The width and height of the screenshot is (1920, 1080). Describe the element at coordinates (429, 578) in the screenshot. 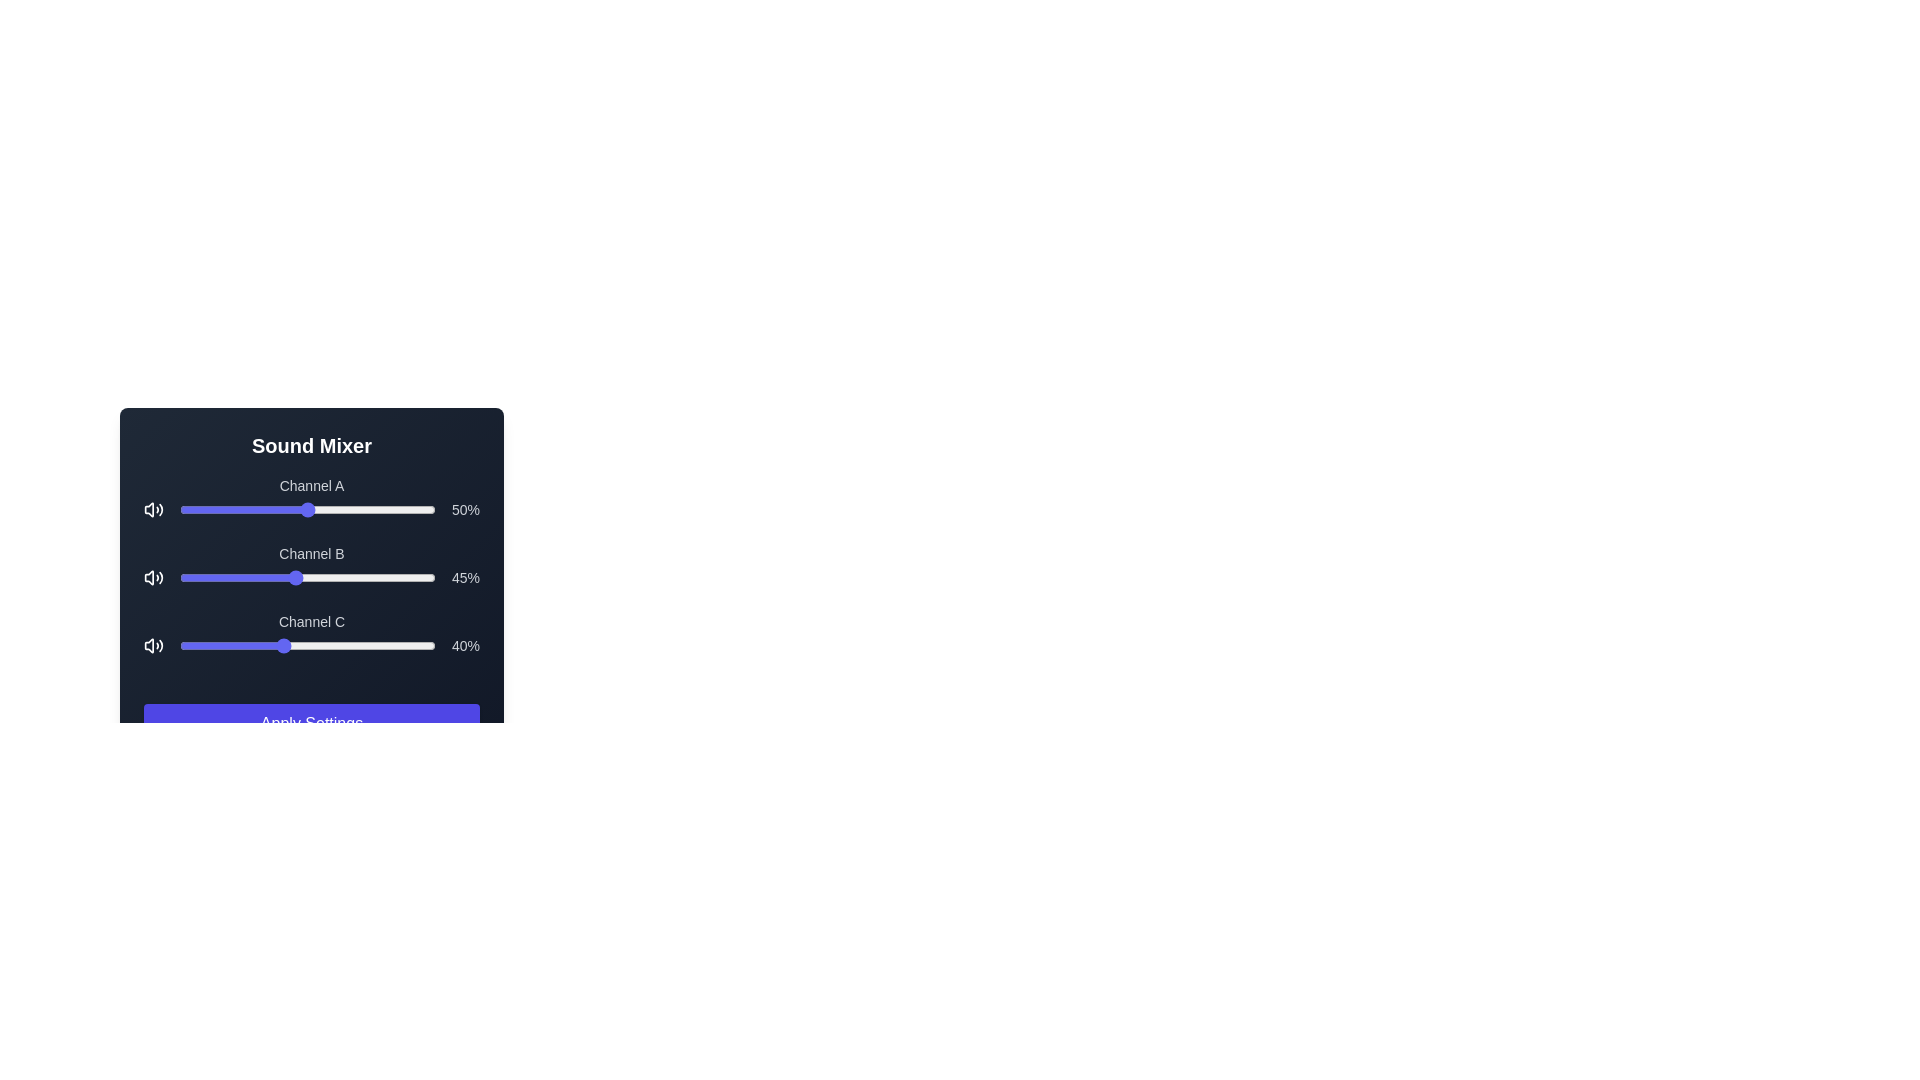

I see `the Channel B volume` at that location.